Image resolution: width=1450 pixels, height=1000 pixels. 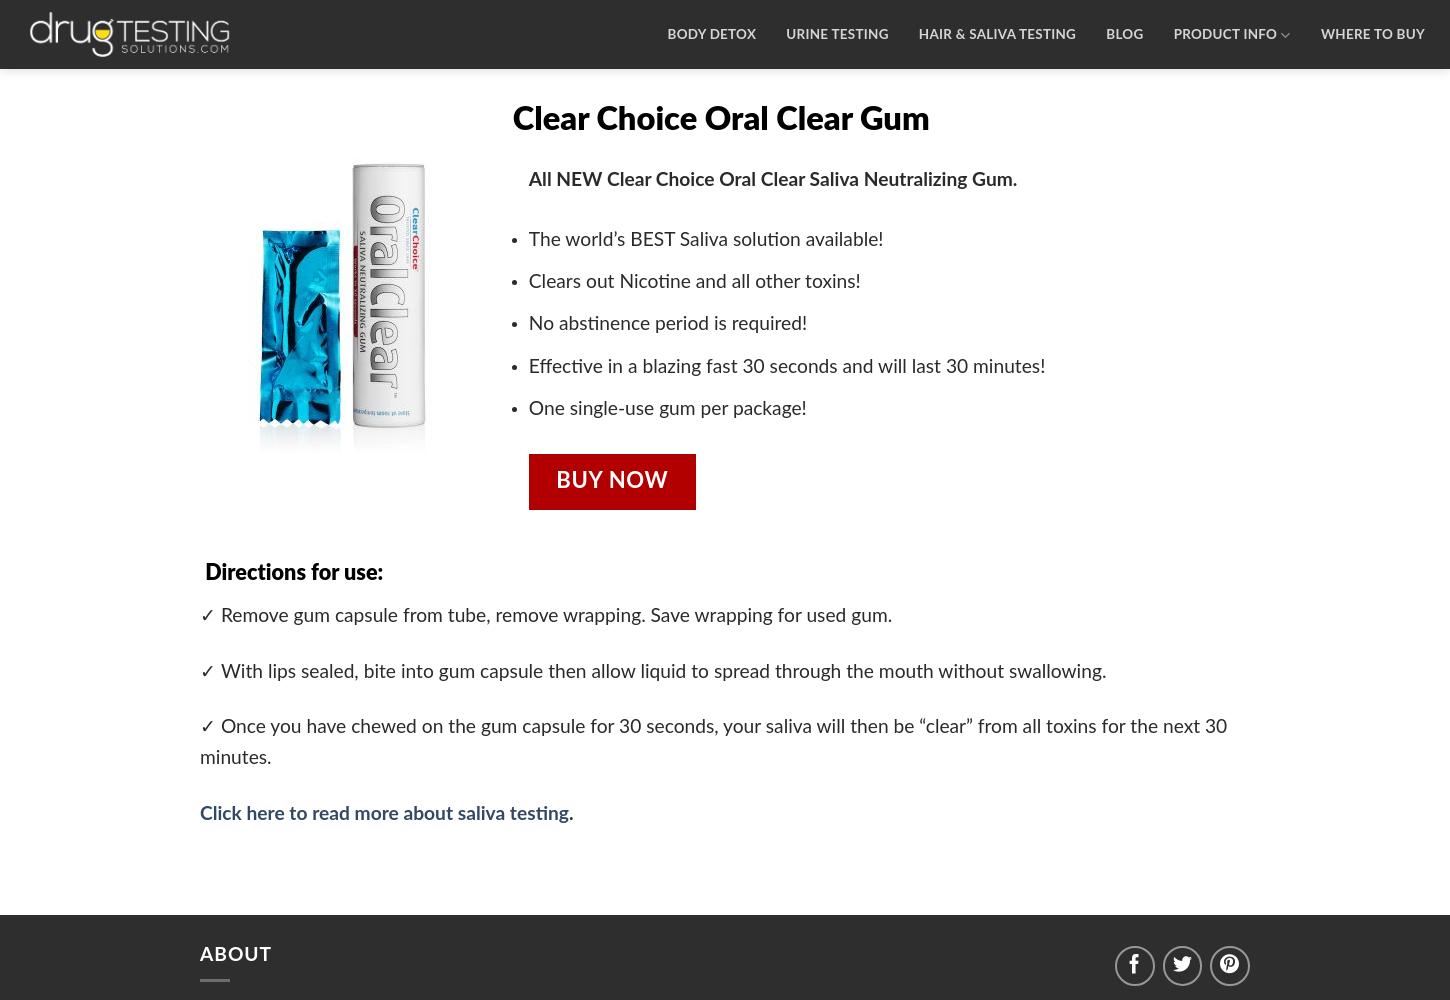 What do you see at coordinates (570, 812) in the screenshot?
I see `'.'` at bounding box center [570, 812].